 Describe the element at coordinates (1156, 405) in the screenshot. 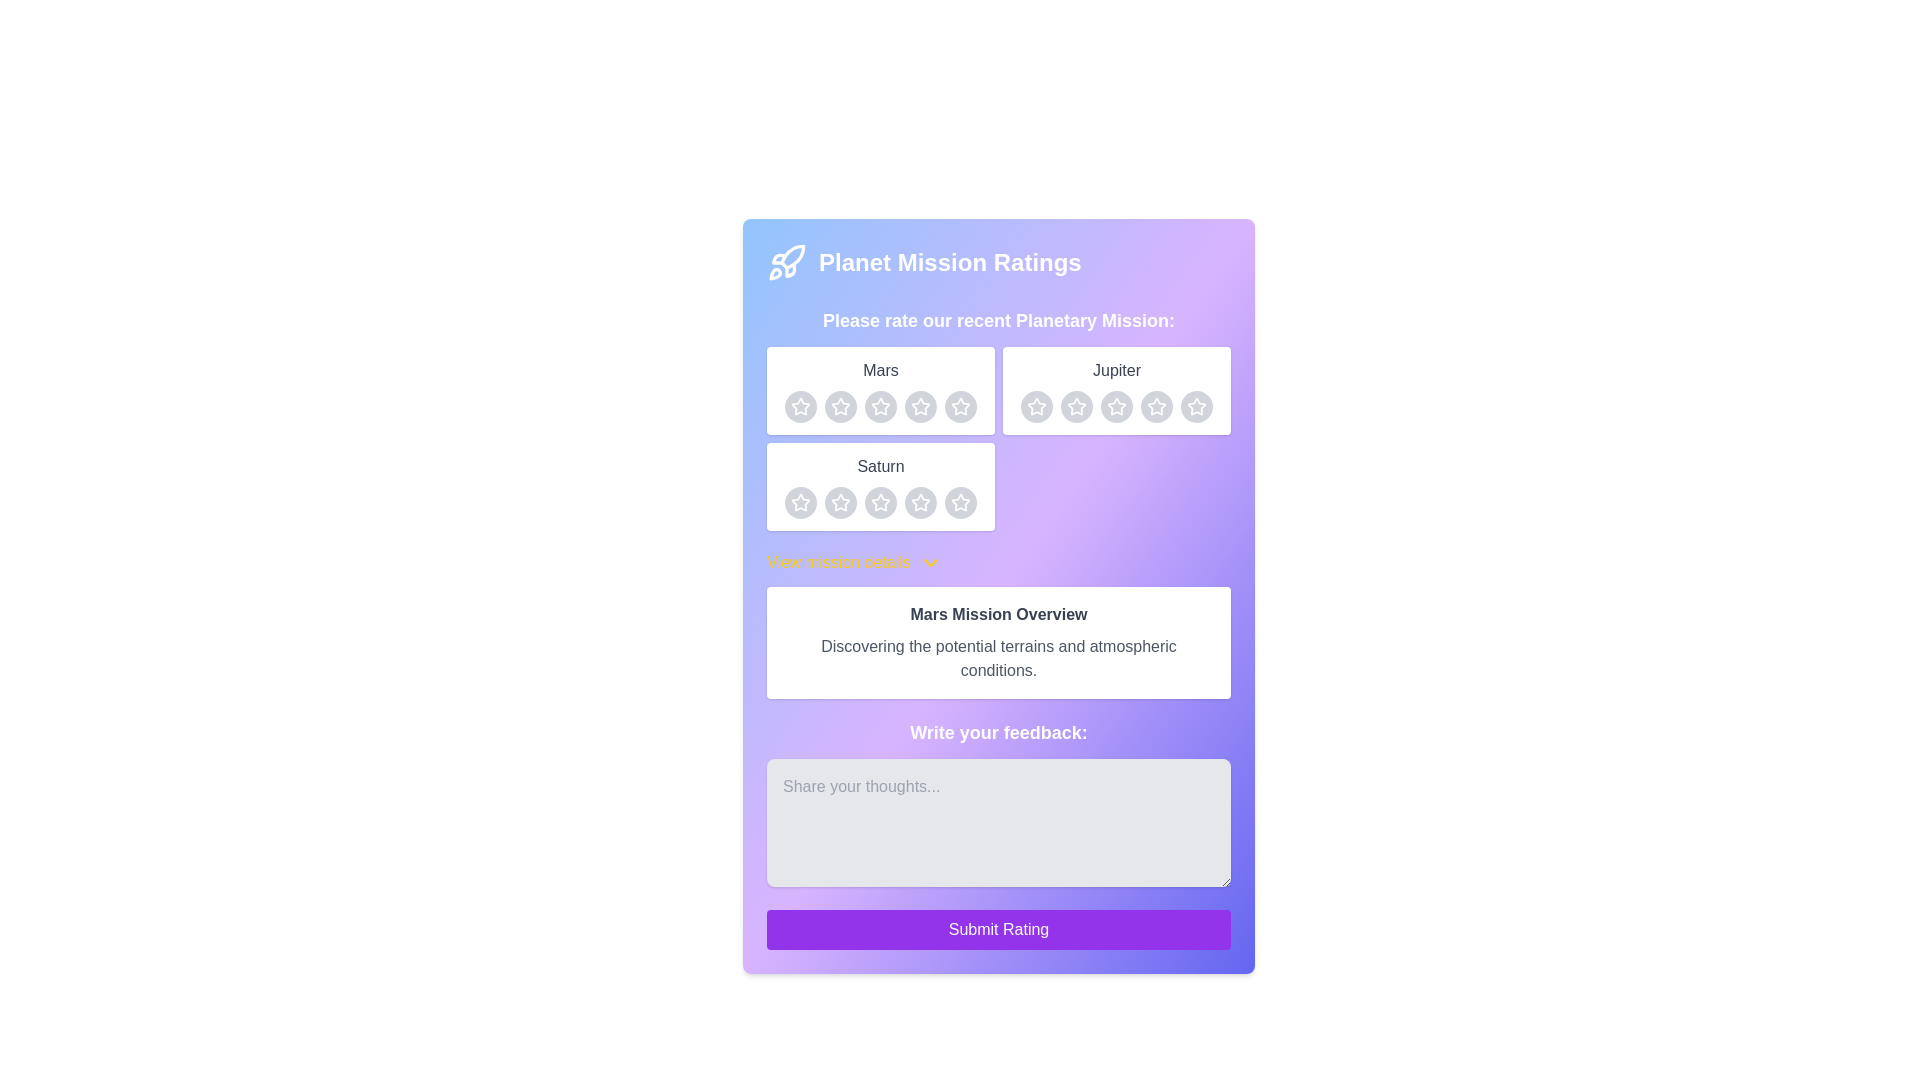

I see `the fourth rating star under the 'Jupiter' label` at that location.